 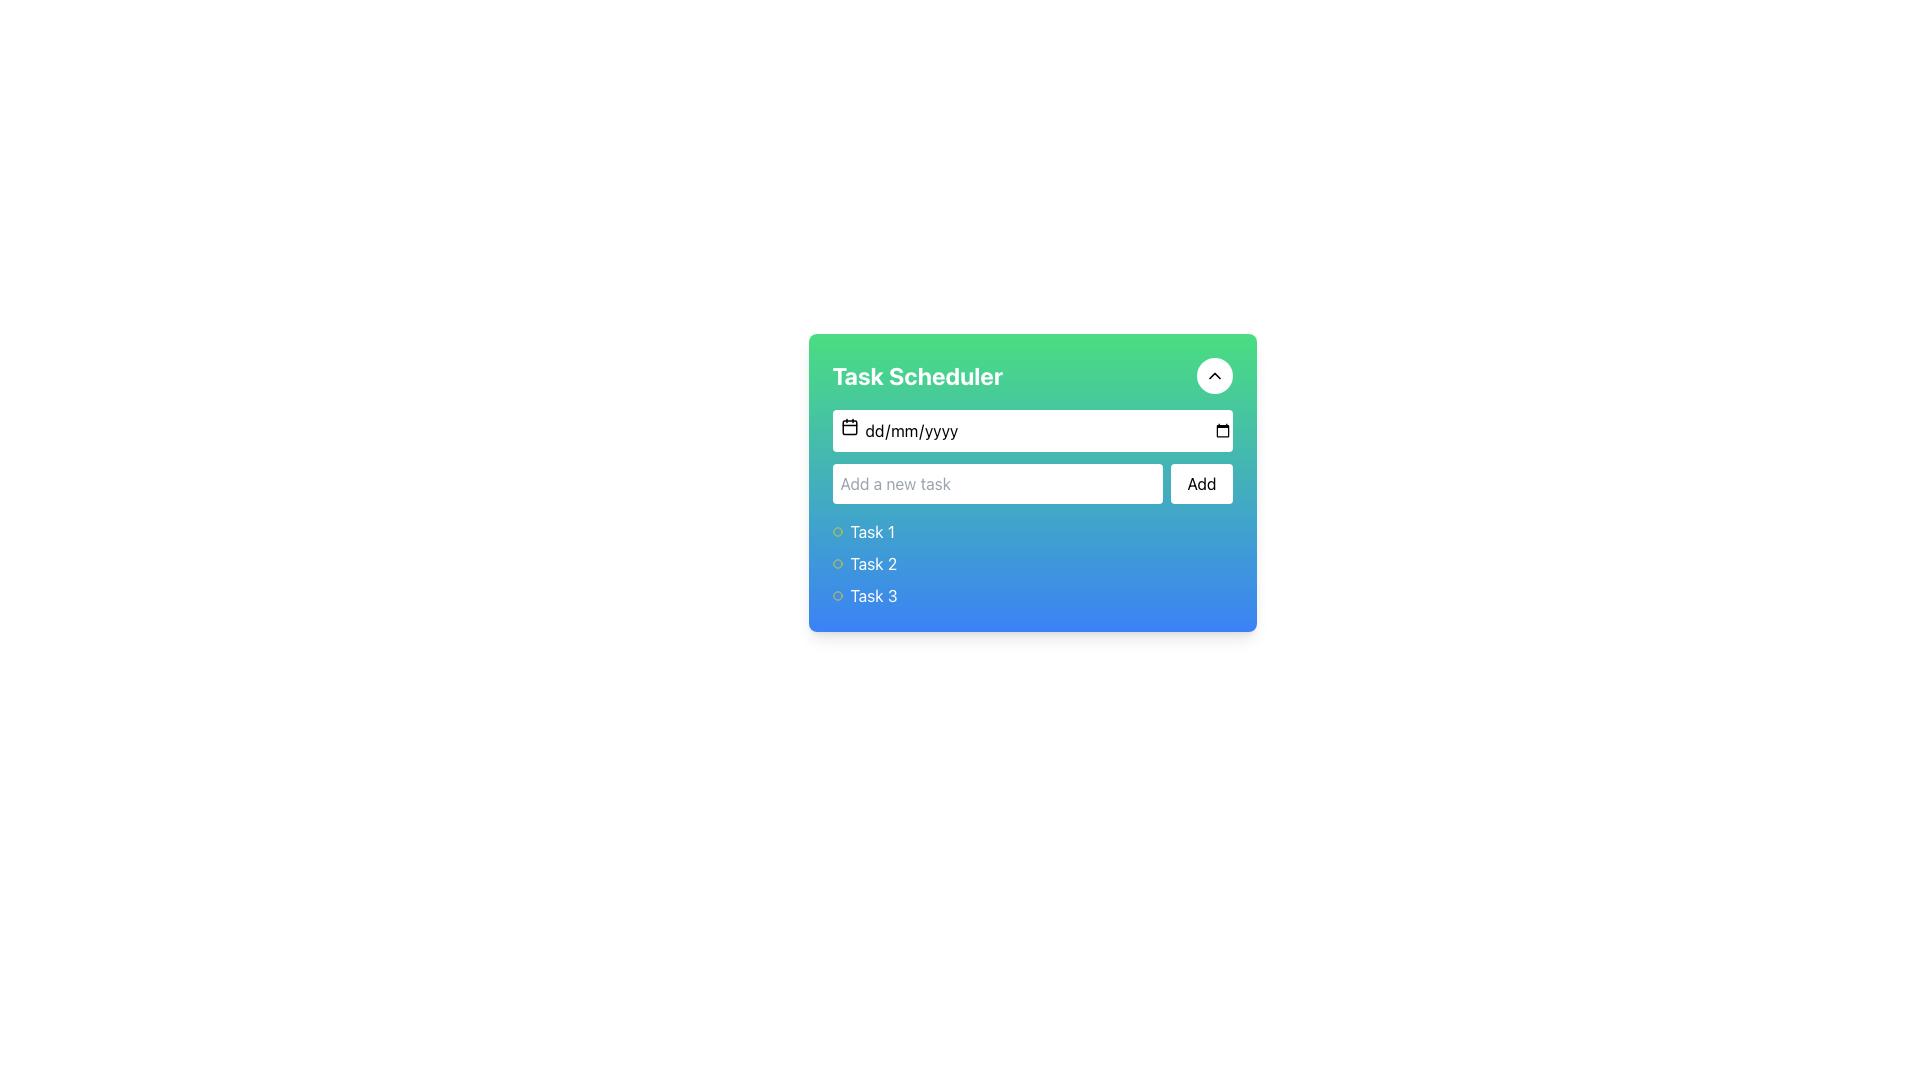 I want to click on the static text label displaying 'Task 2', which is styled with a white sans-serif font on a blue gradient background and positioned as the second item in a list below the 'Task Scheduler' header, so click(x=873, y=563).